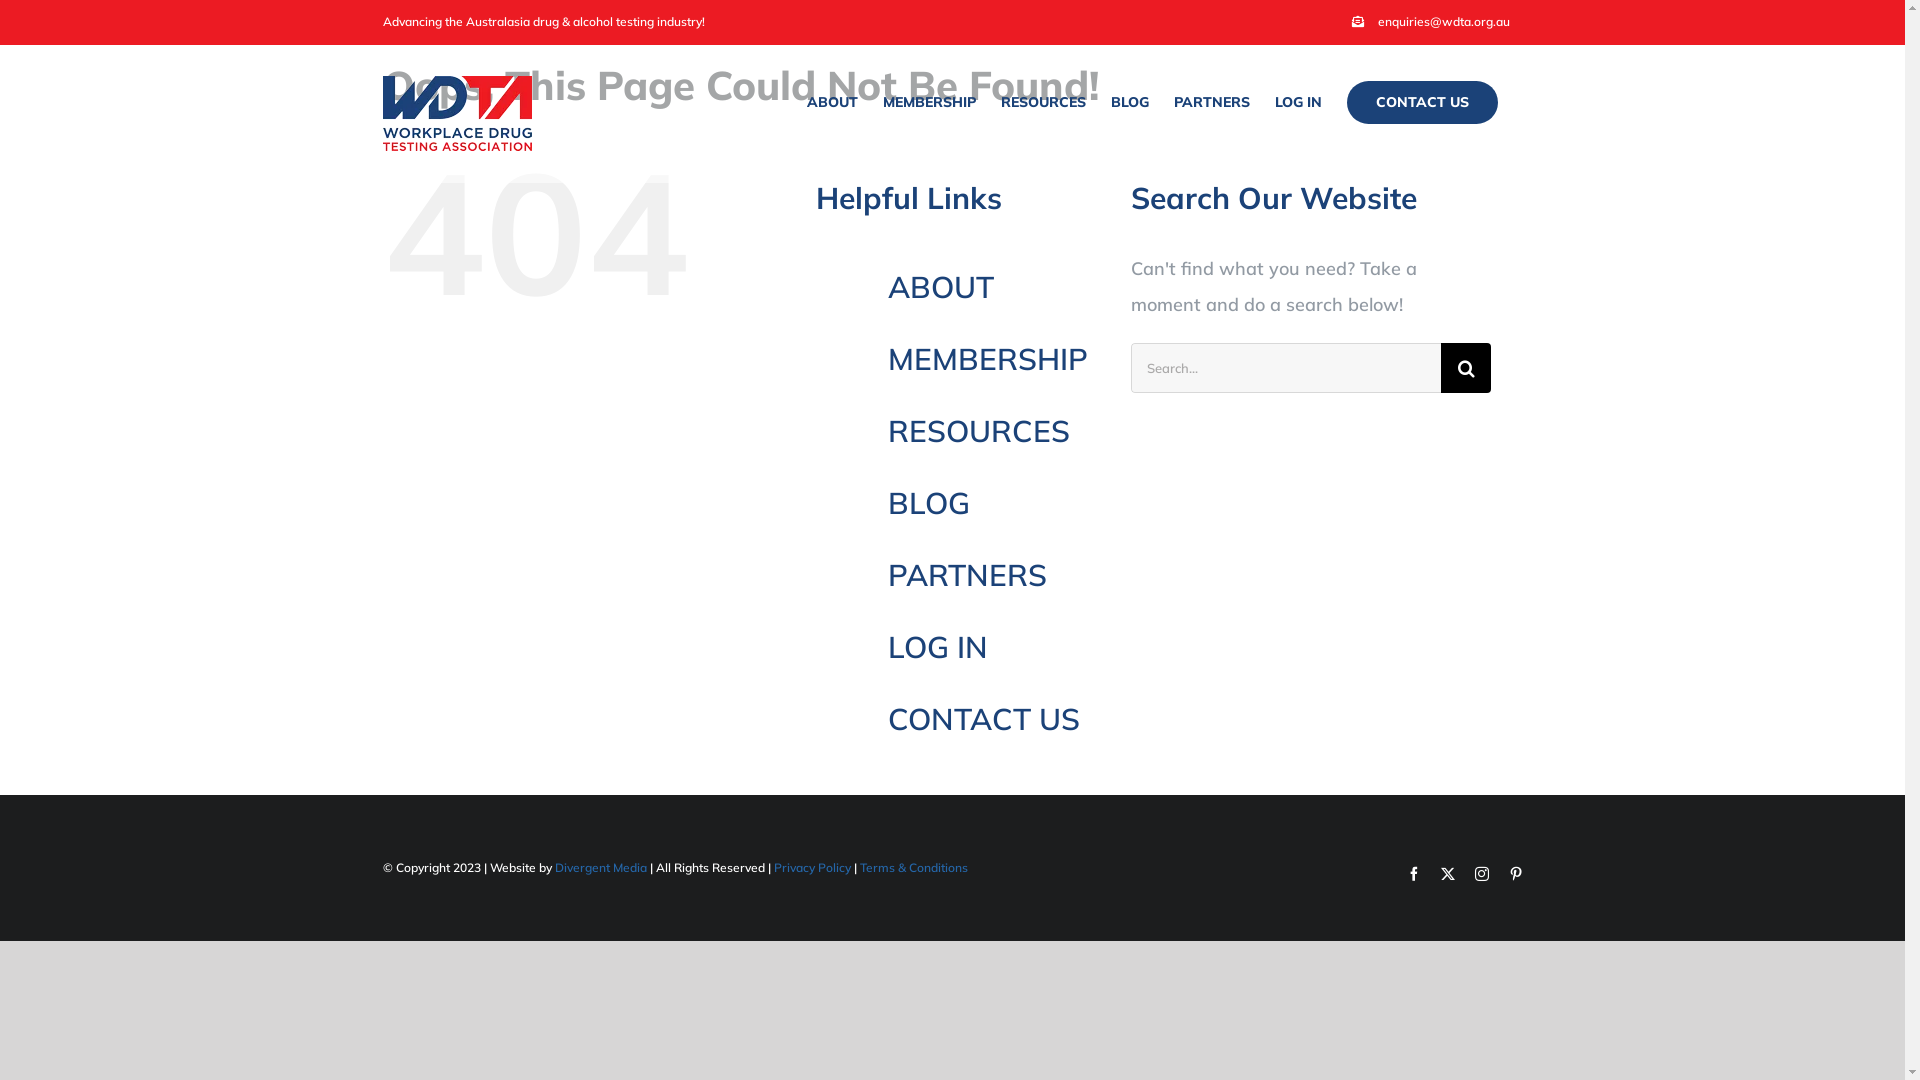 Image resolution: width=1920 pixels, height=1080 pixels. I want to click on 'Privacy Policy', so click(812, 866).